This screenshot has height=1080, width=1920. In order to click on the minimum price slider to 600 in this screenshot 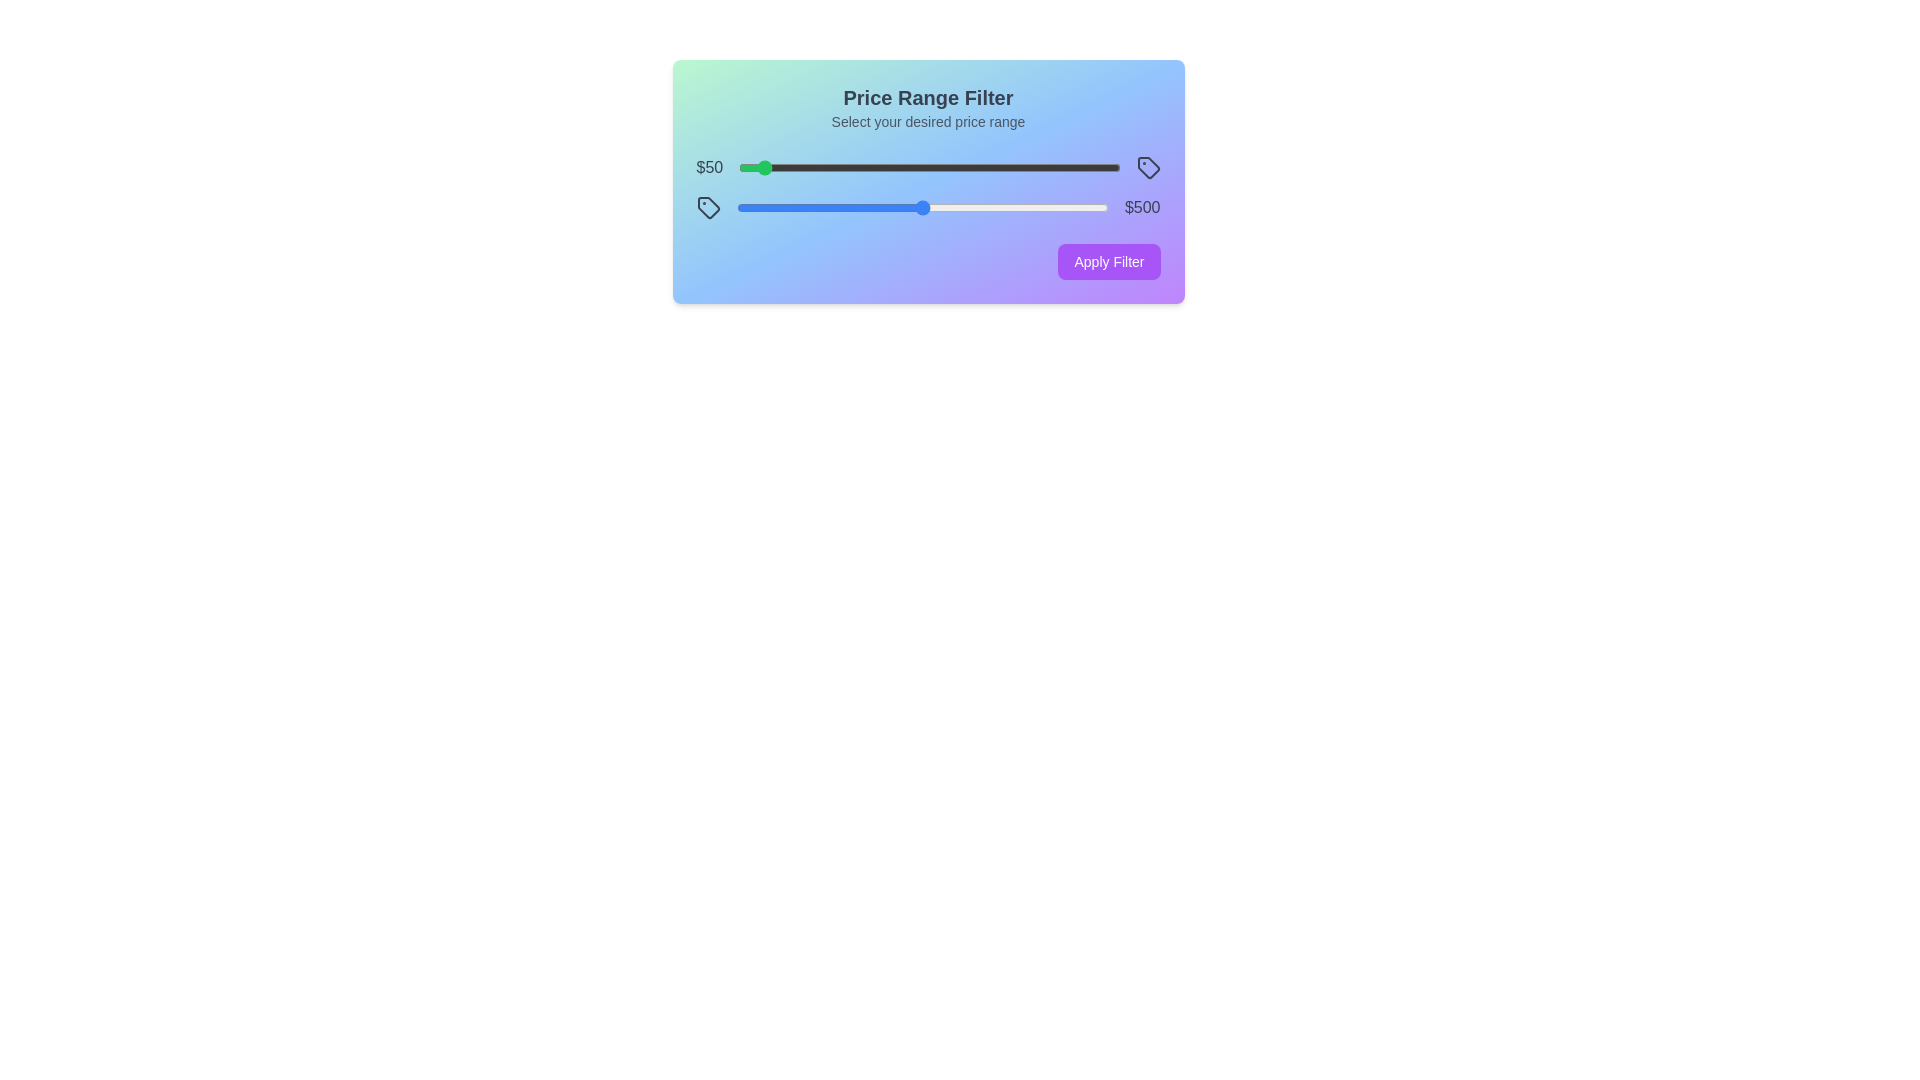, I will do `click(968, 167)`.